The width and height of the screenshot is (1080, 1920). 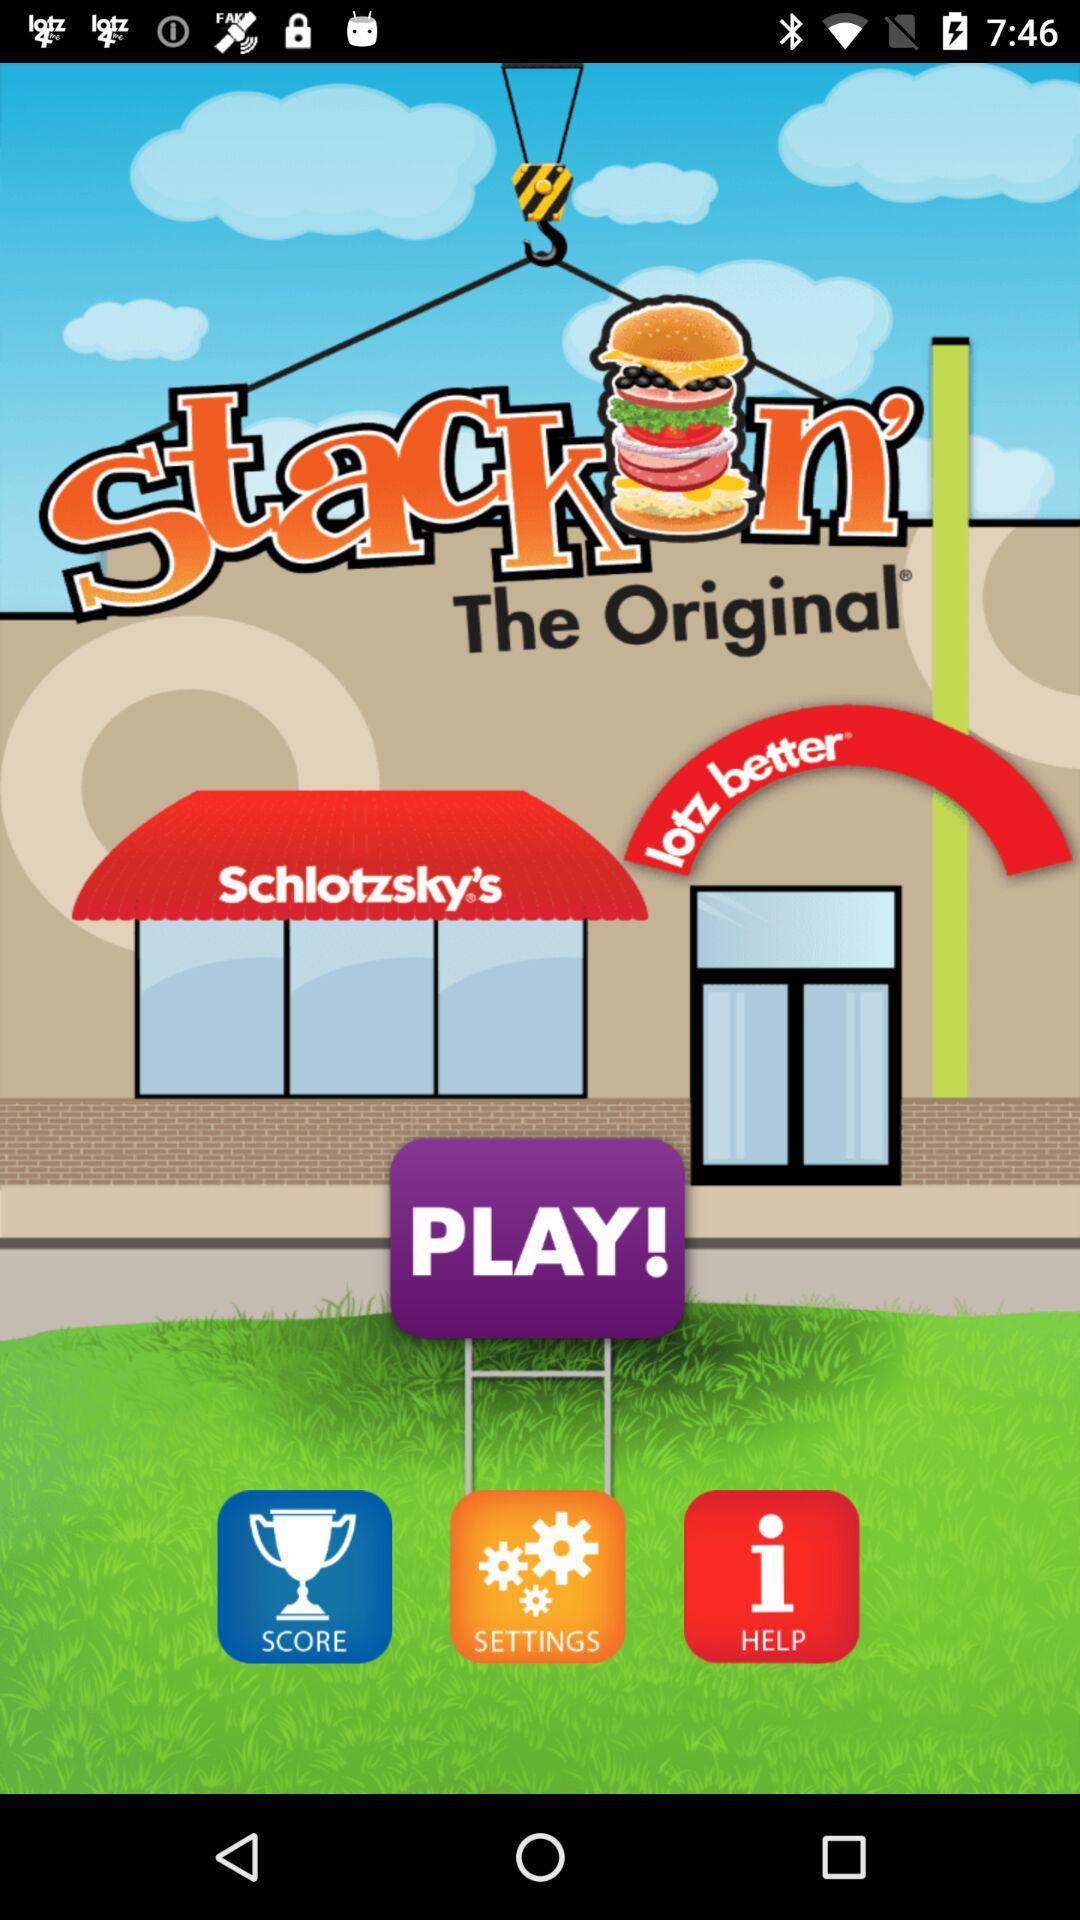 What do you see at coordinates (771, 1575) in the screenshot?
I see `the info icon` at bounding box center [771, 1575].